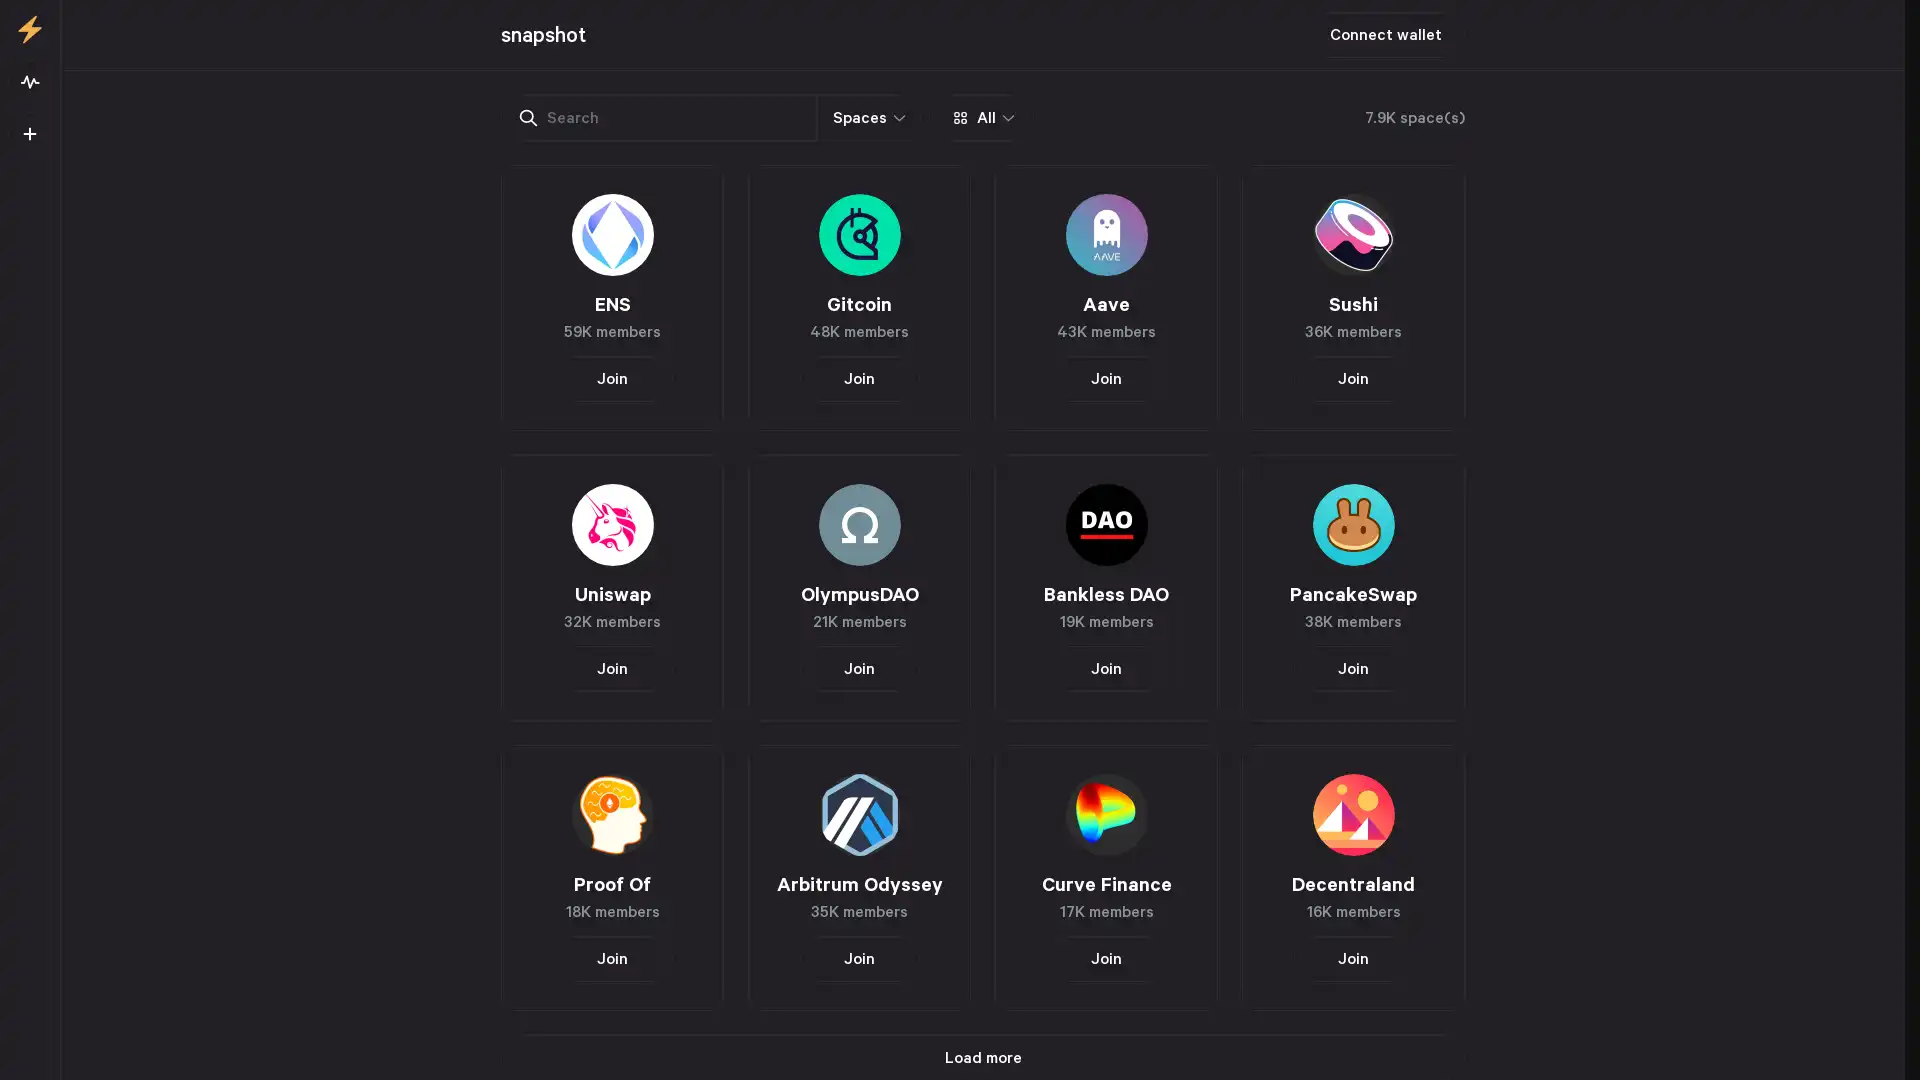 The height and width of the screenshot is (1080, 1920). What do you see at coordinates (610, 378) in the screenshot?
I see `Join` at bounding box center [610, 378].